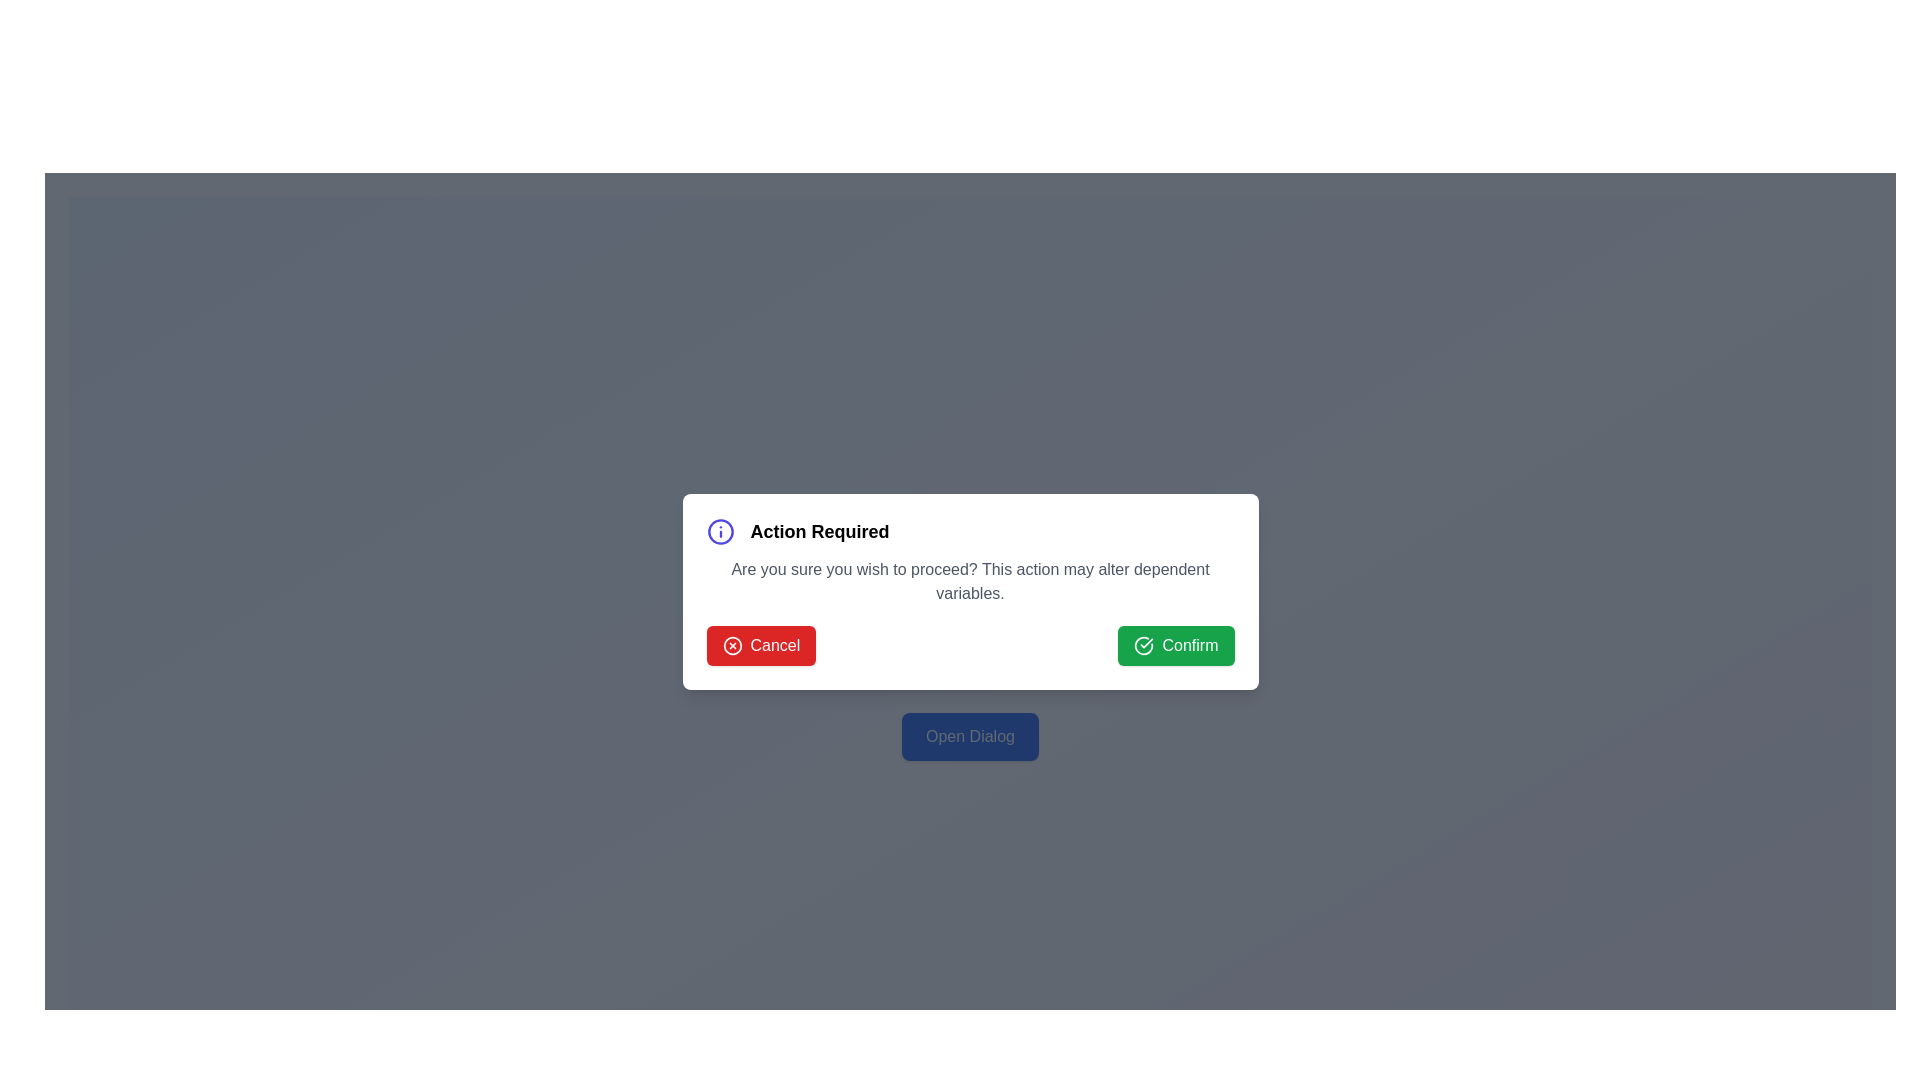 This screenshot has height=1080, width=1920. Describe the element at coordinates (1144, 645) in the screenshot. I see `the segmented arc of the circular graphic that is part of the confirmation dialog, located in the top-right section adjacent to the 'Confirm' button` at that location.